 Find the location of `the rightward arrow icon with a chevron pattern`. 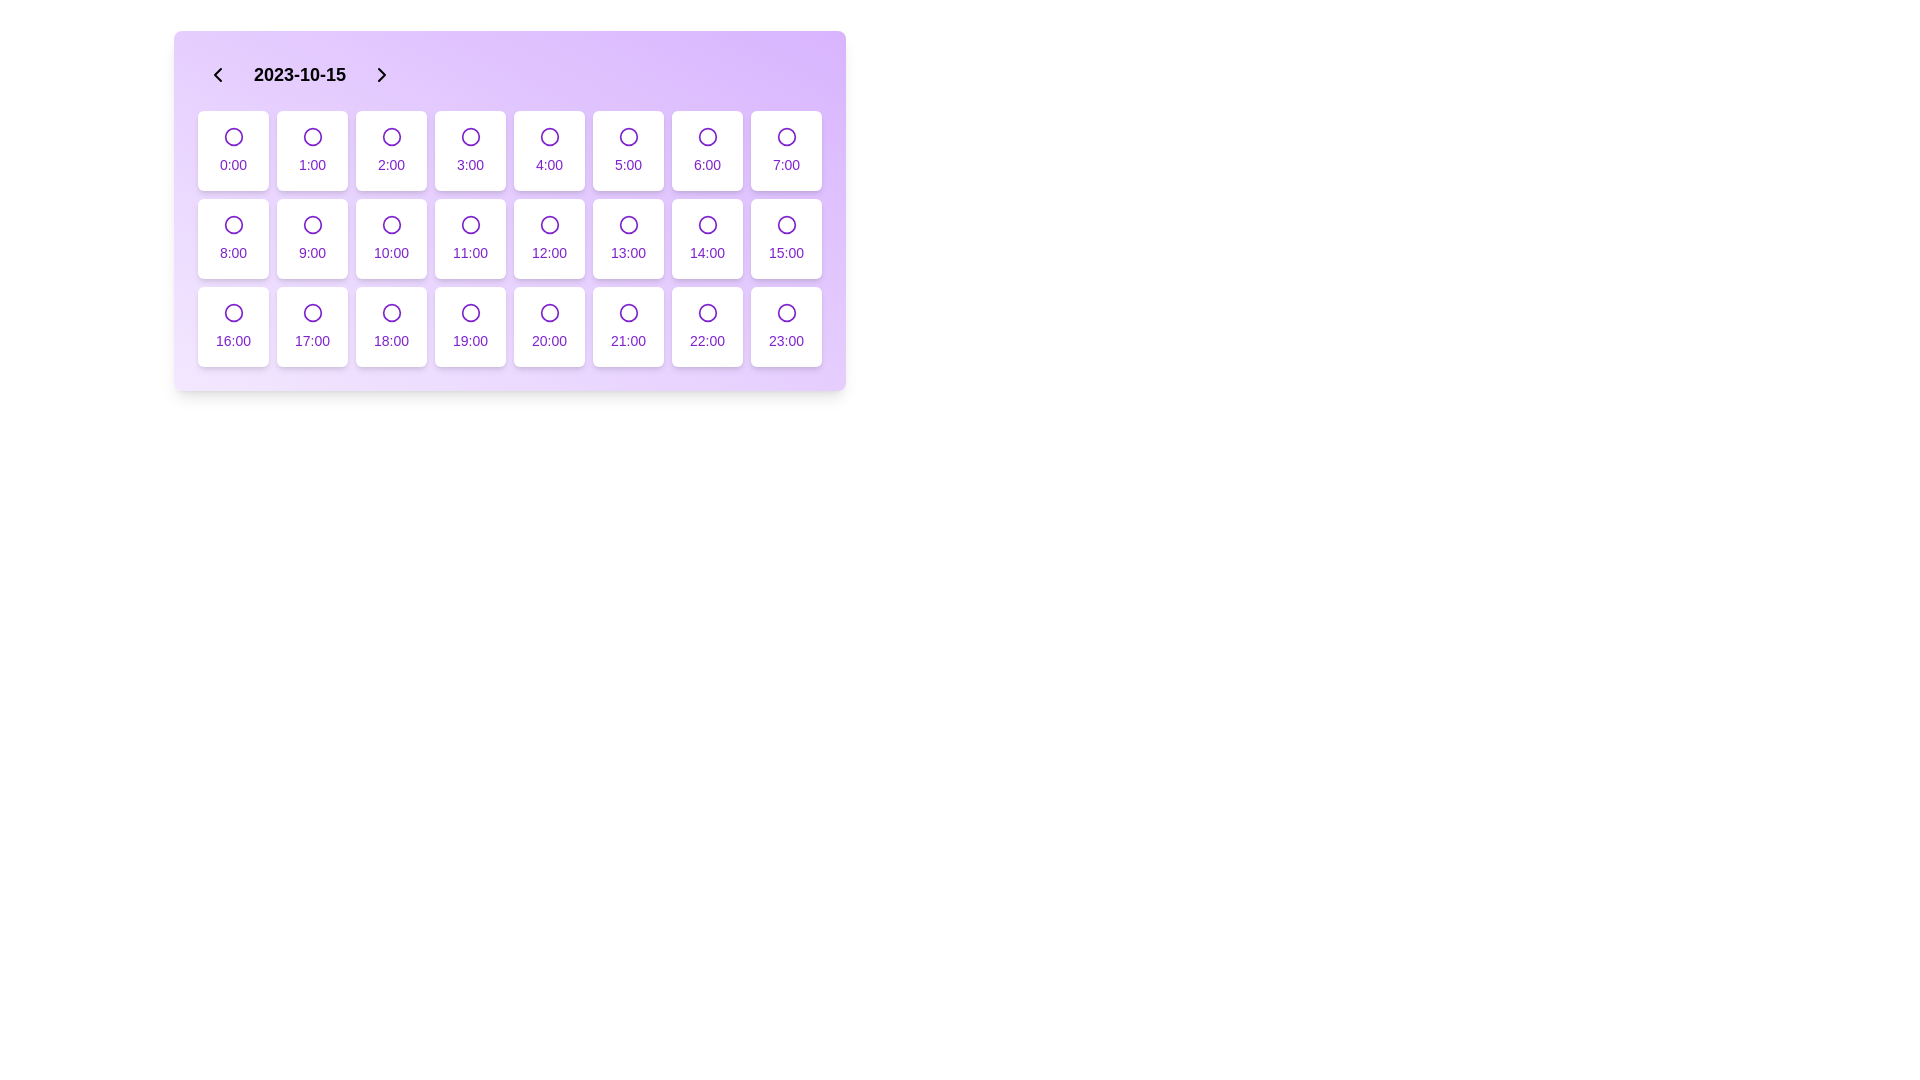

the rightward arrow icon with a chevron pattern is located at coordinates (382, 73).